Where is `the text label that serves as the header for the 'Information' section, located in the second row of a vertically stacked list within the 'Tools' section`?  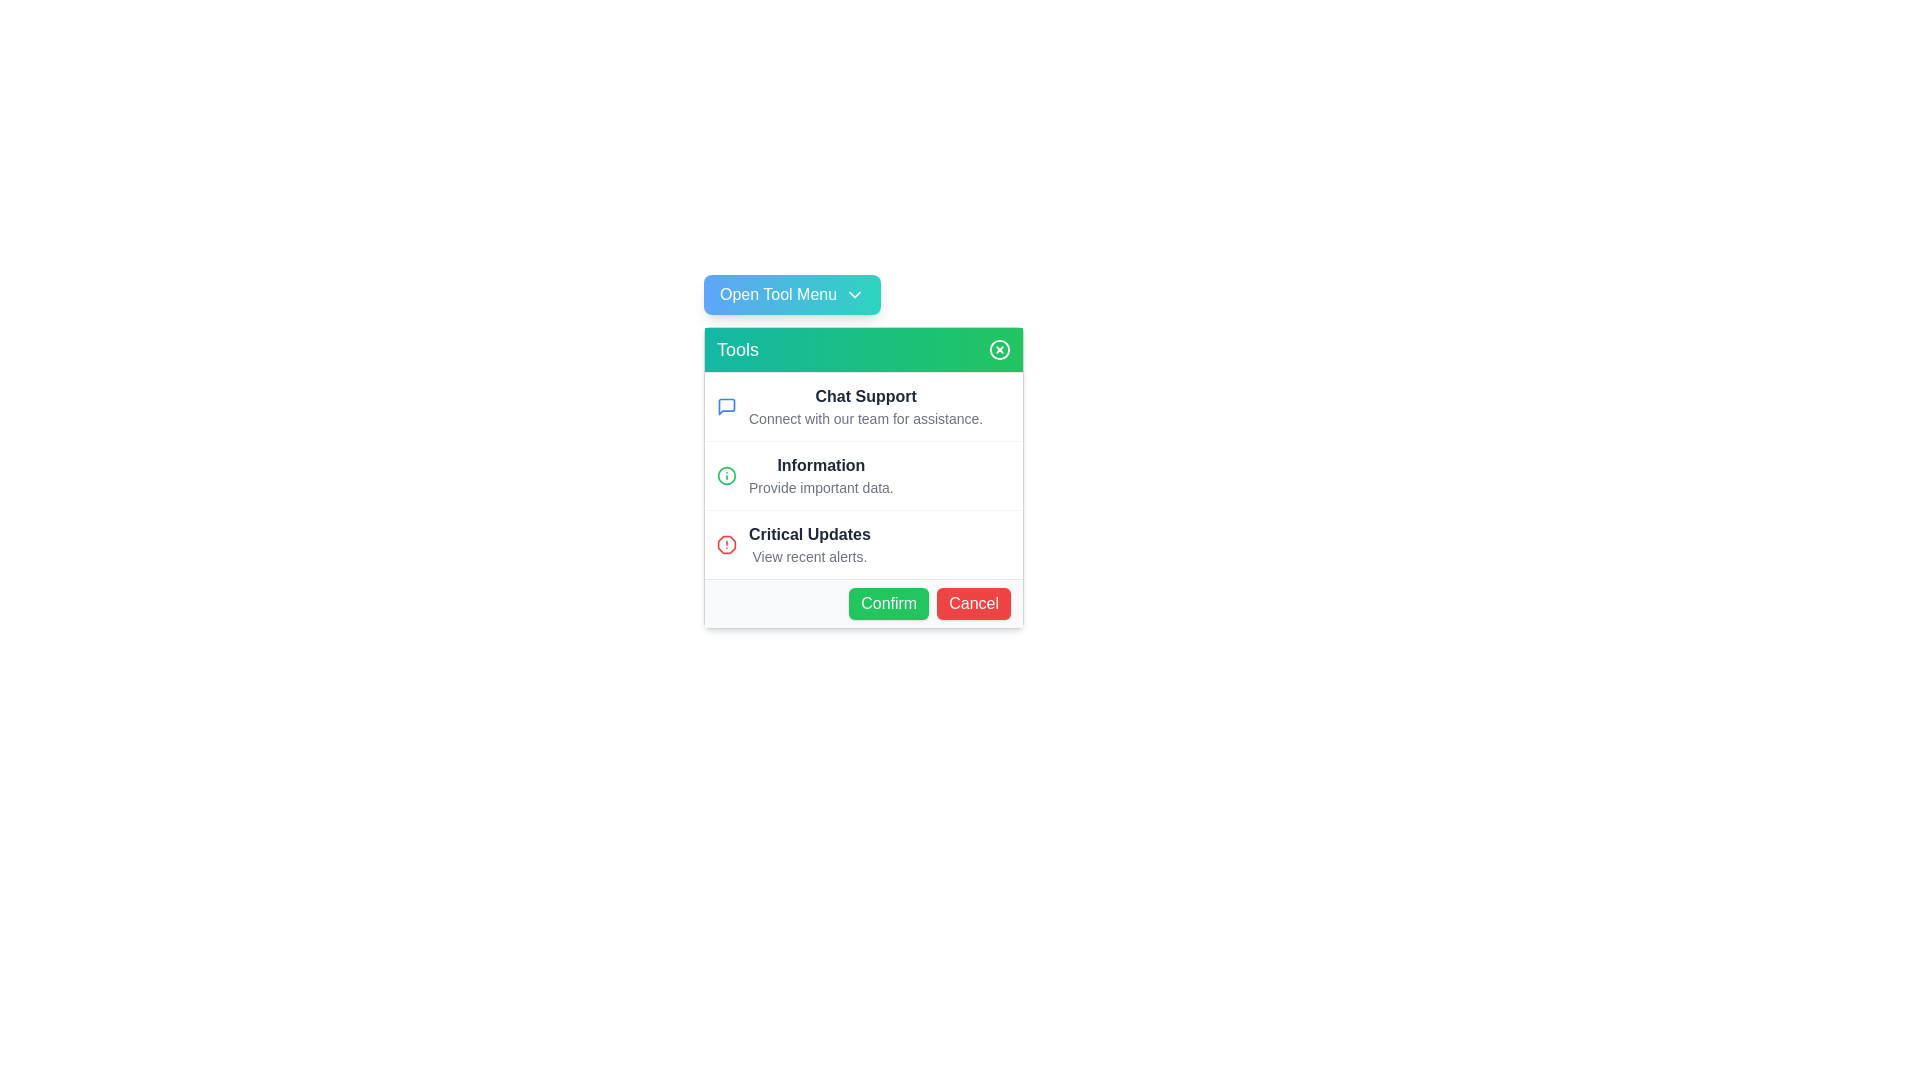
the text label that serves as the header for the 'Information' section, located in the second row of a vertically stacked list within the 'Tools' section is located at coordinates (821, 466).